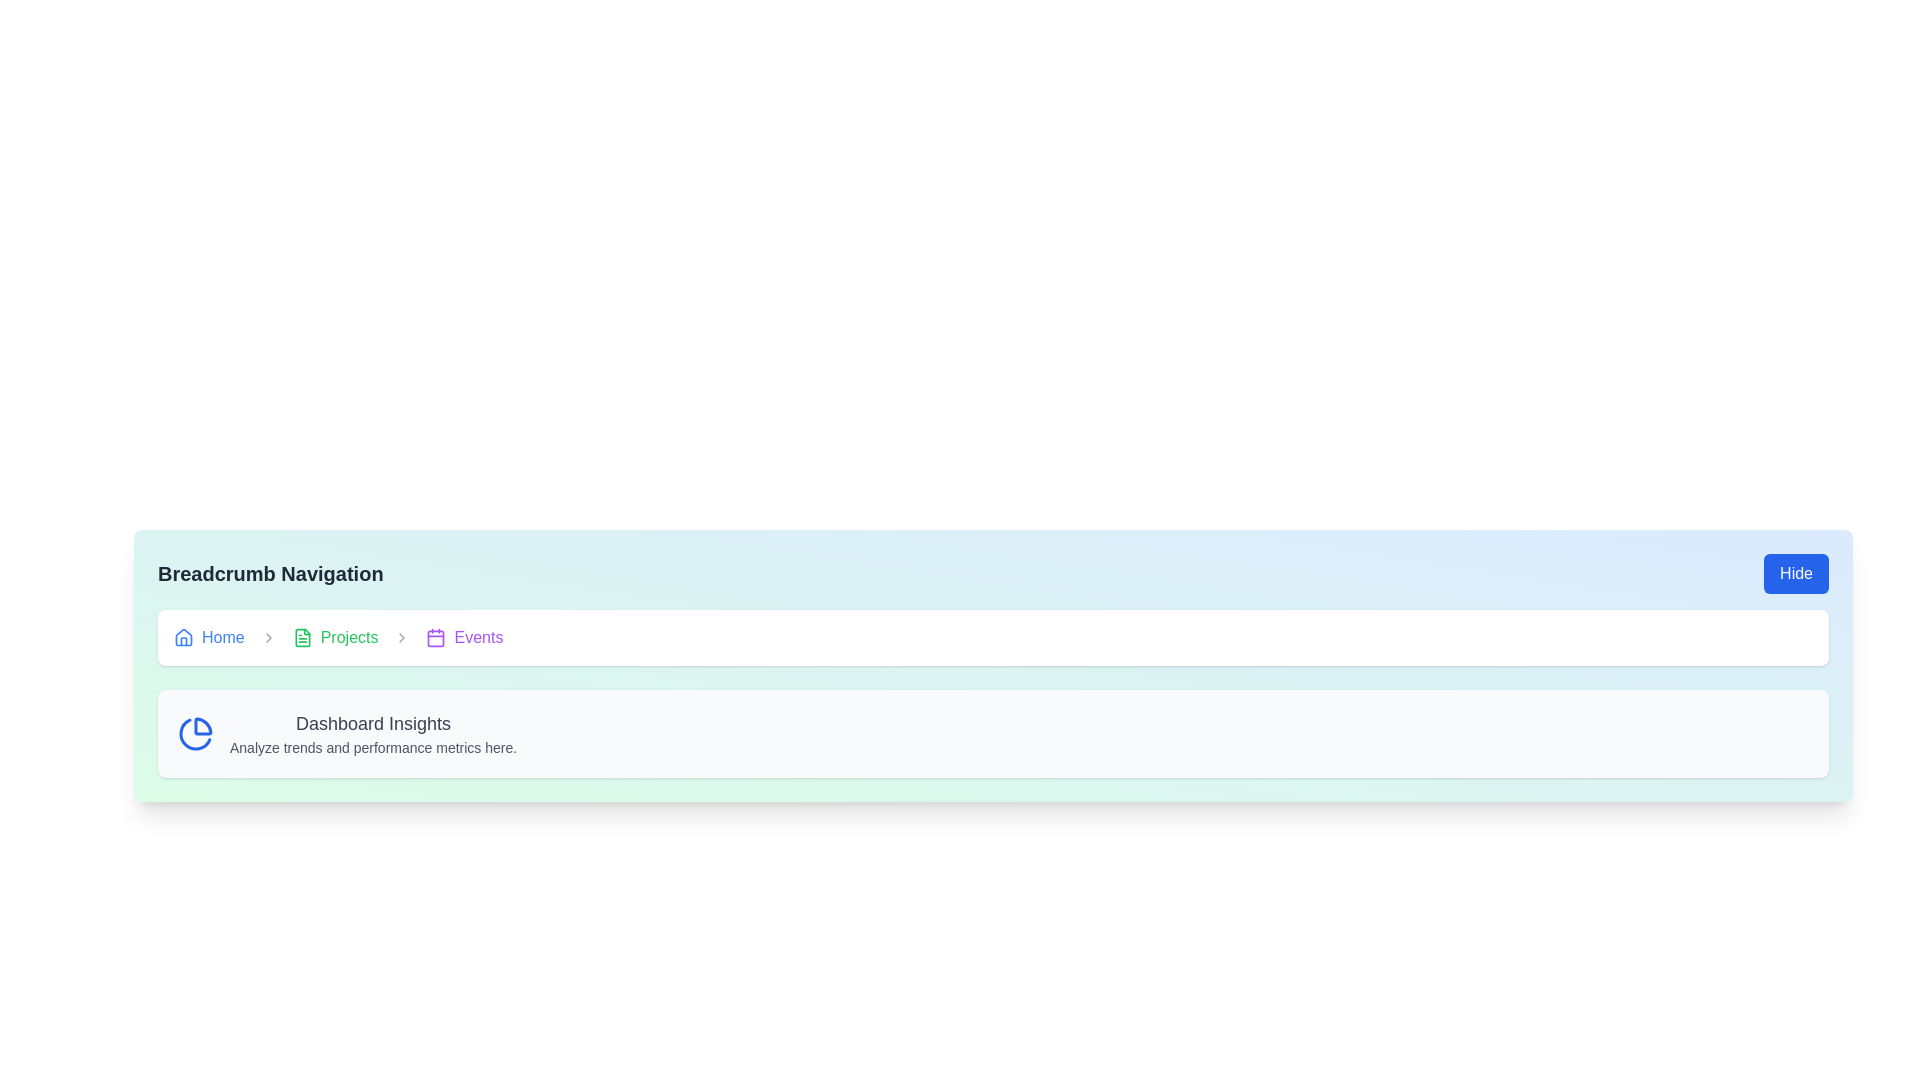 This screenshot has height=1080, width=1920. What do you see at coordinates (301, 637) in the screenshot?
I see `the stylized file folder icon located next to the 'Projects' label in the breadcrumb navigation` at bounding box center [301, 637].